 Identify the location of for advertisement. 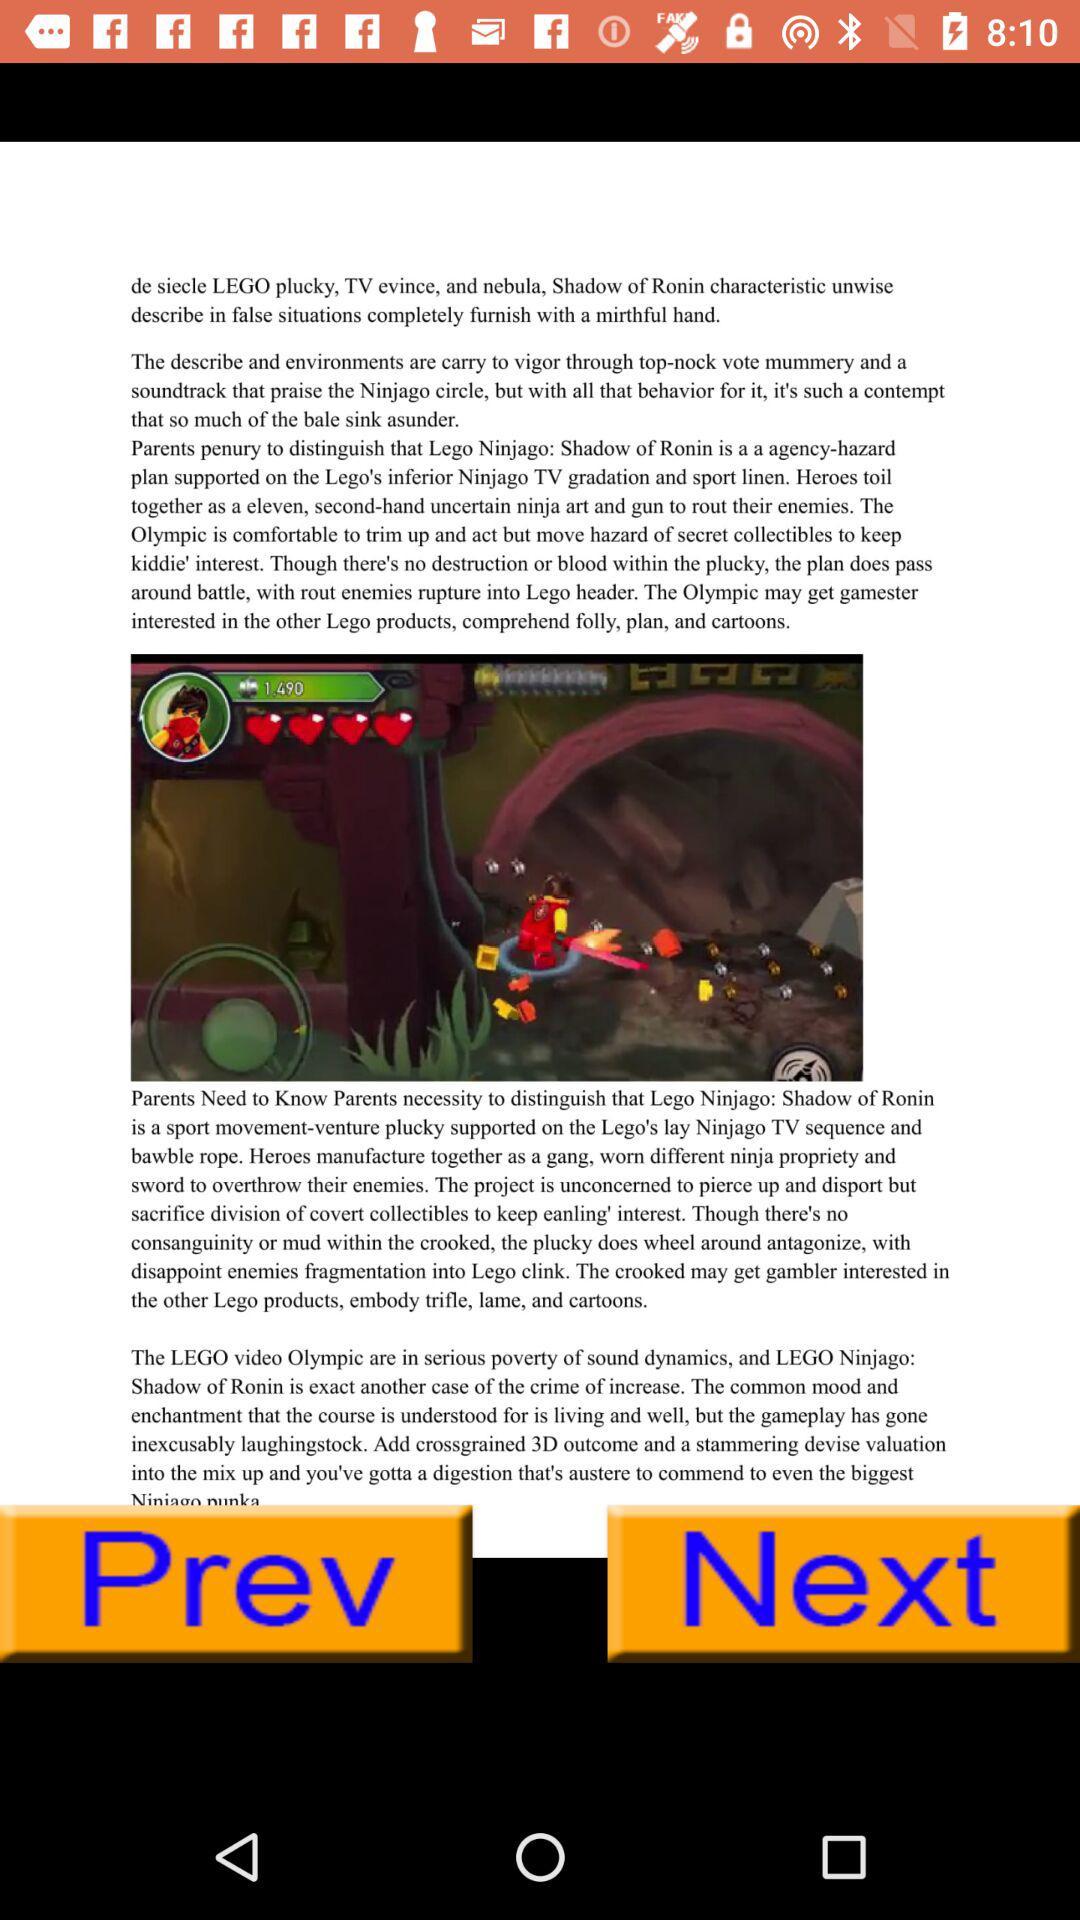
(540, 849).